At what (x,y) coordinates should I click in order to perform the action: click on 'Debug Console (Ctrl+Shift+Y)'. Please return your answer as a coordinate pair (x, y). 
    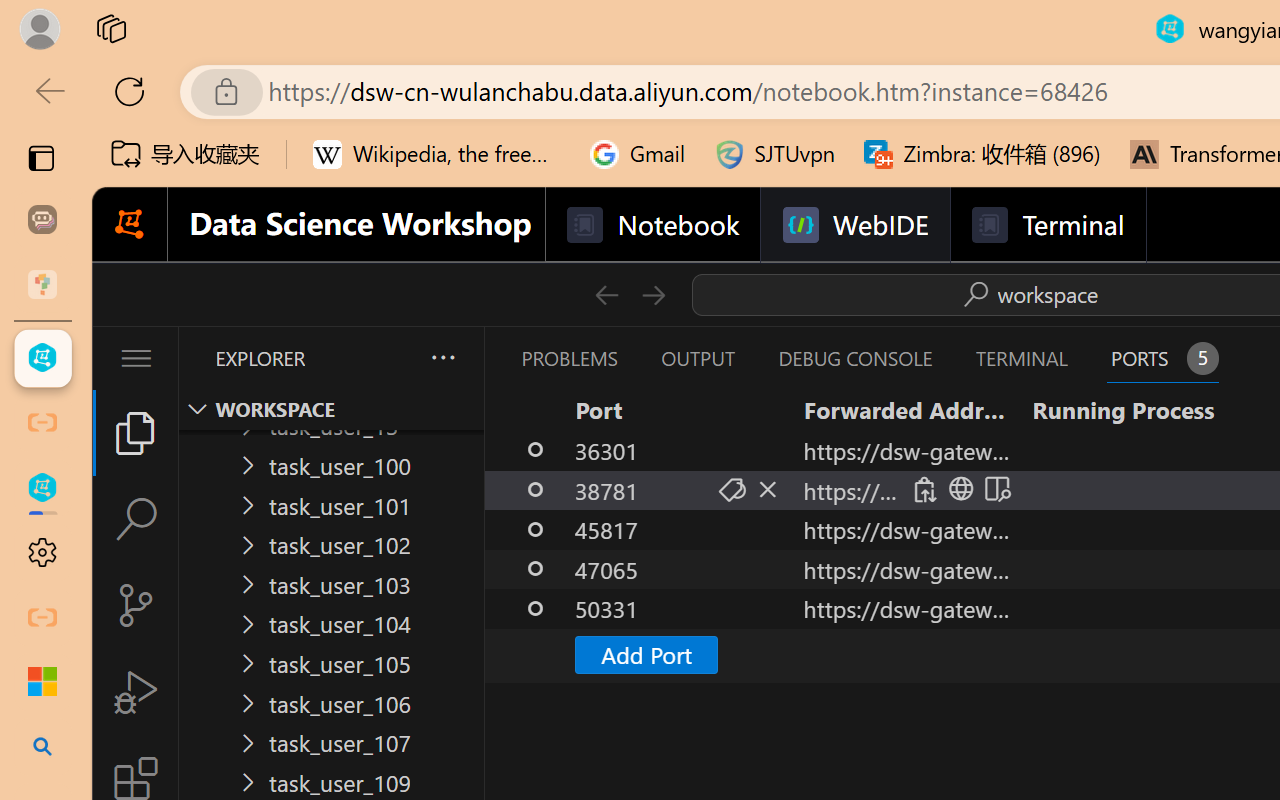
    Looking at the image, I should click on (854, 358).